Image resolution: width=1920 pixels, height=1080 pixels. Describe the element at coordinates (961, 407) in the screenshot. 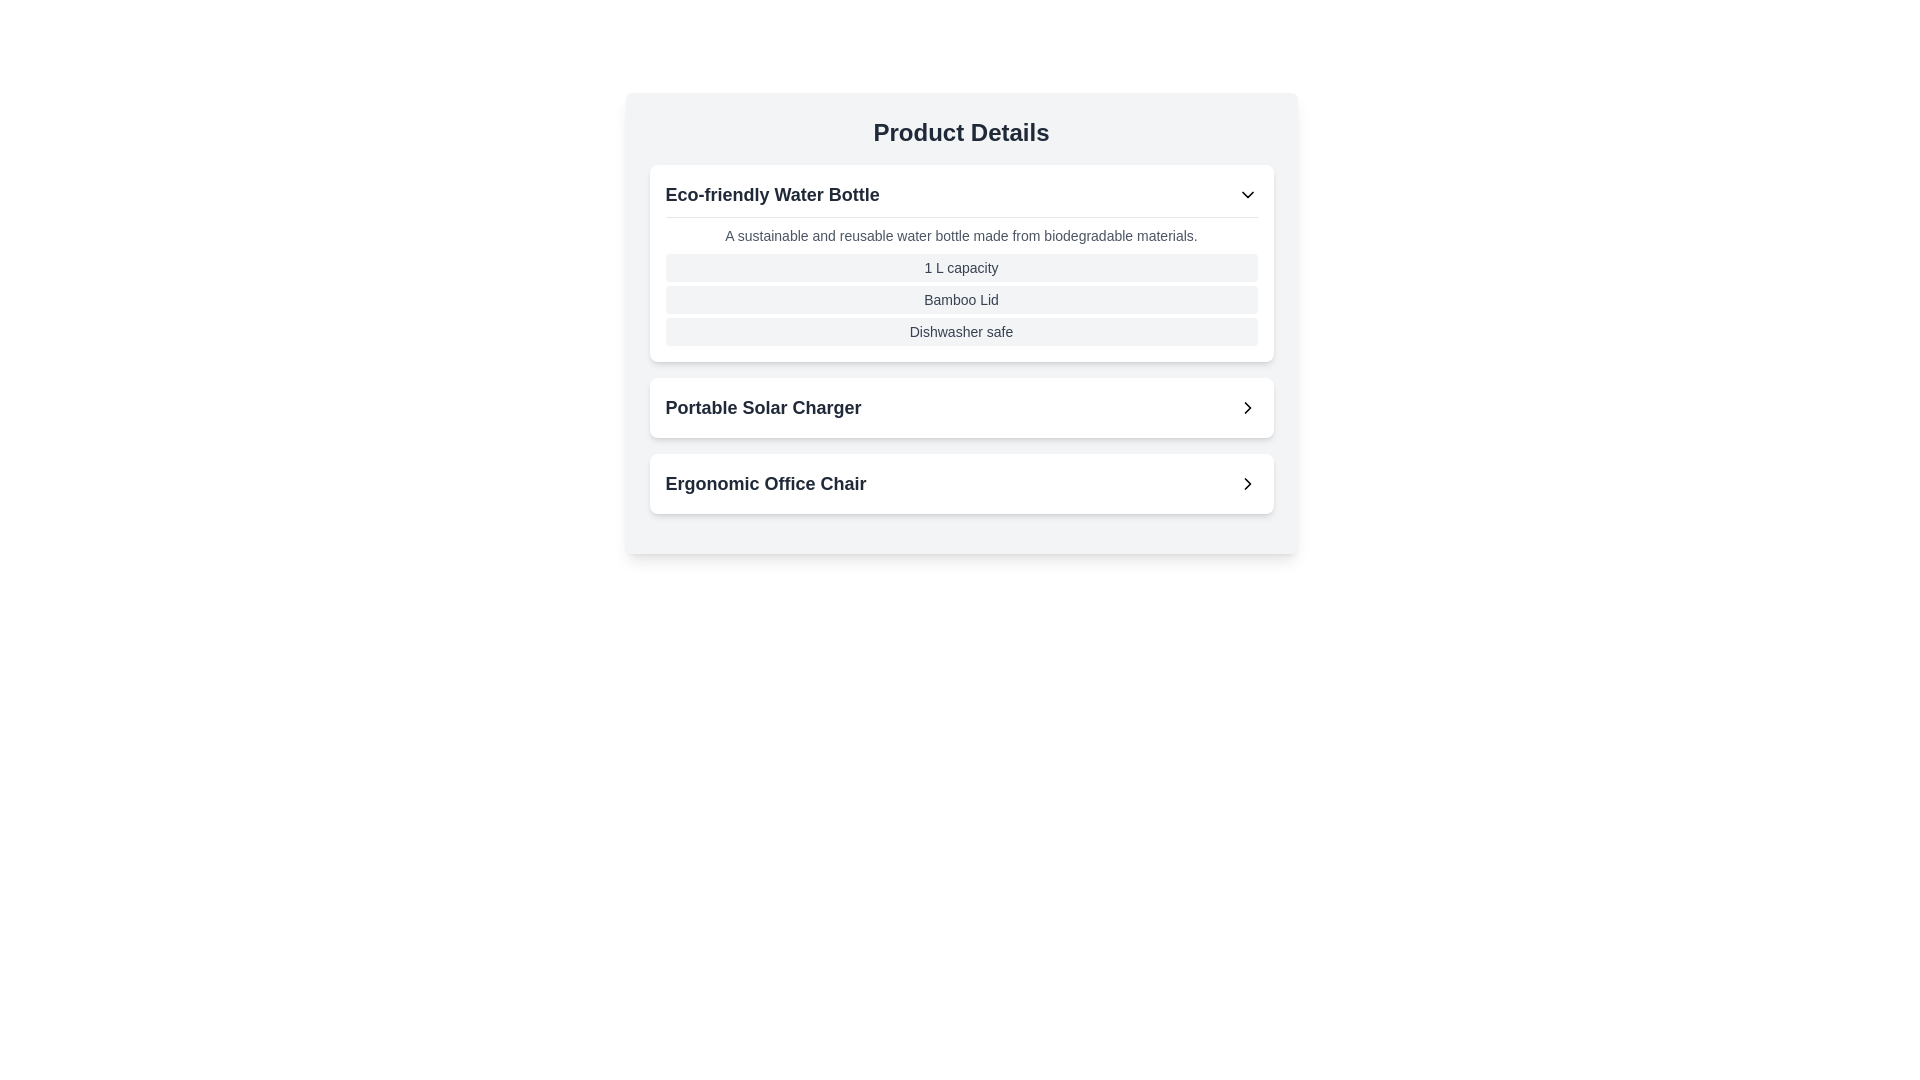

I see `the 'Portable Solar Charger' button-like list item for keyboard navigation` at that location.